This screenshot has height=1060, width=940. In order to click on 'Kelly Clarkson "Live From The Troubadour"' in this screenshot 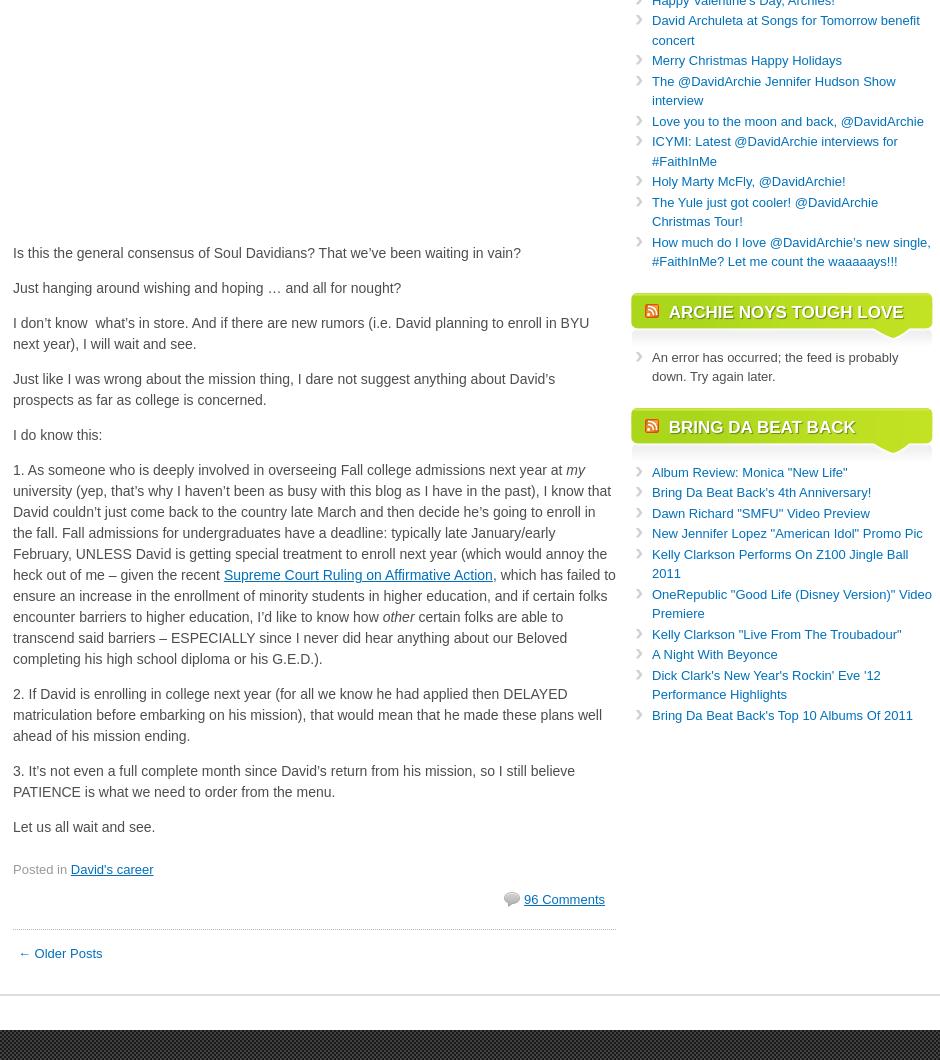, I will do `click(775, 633)`.